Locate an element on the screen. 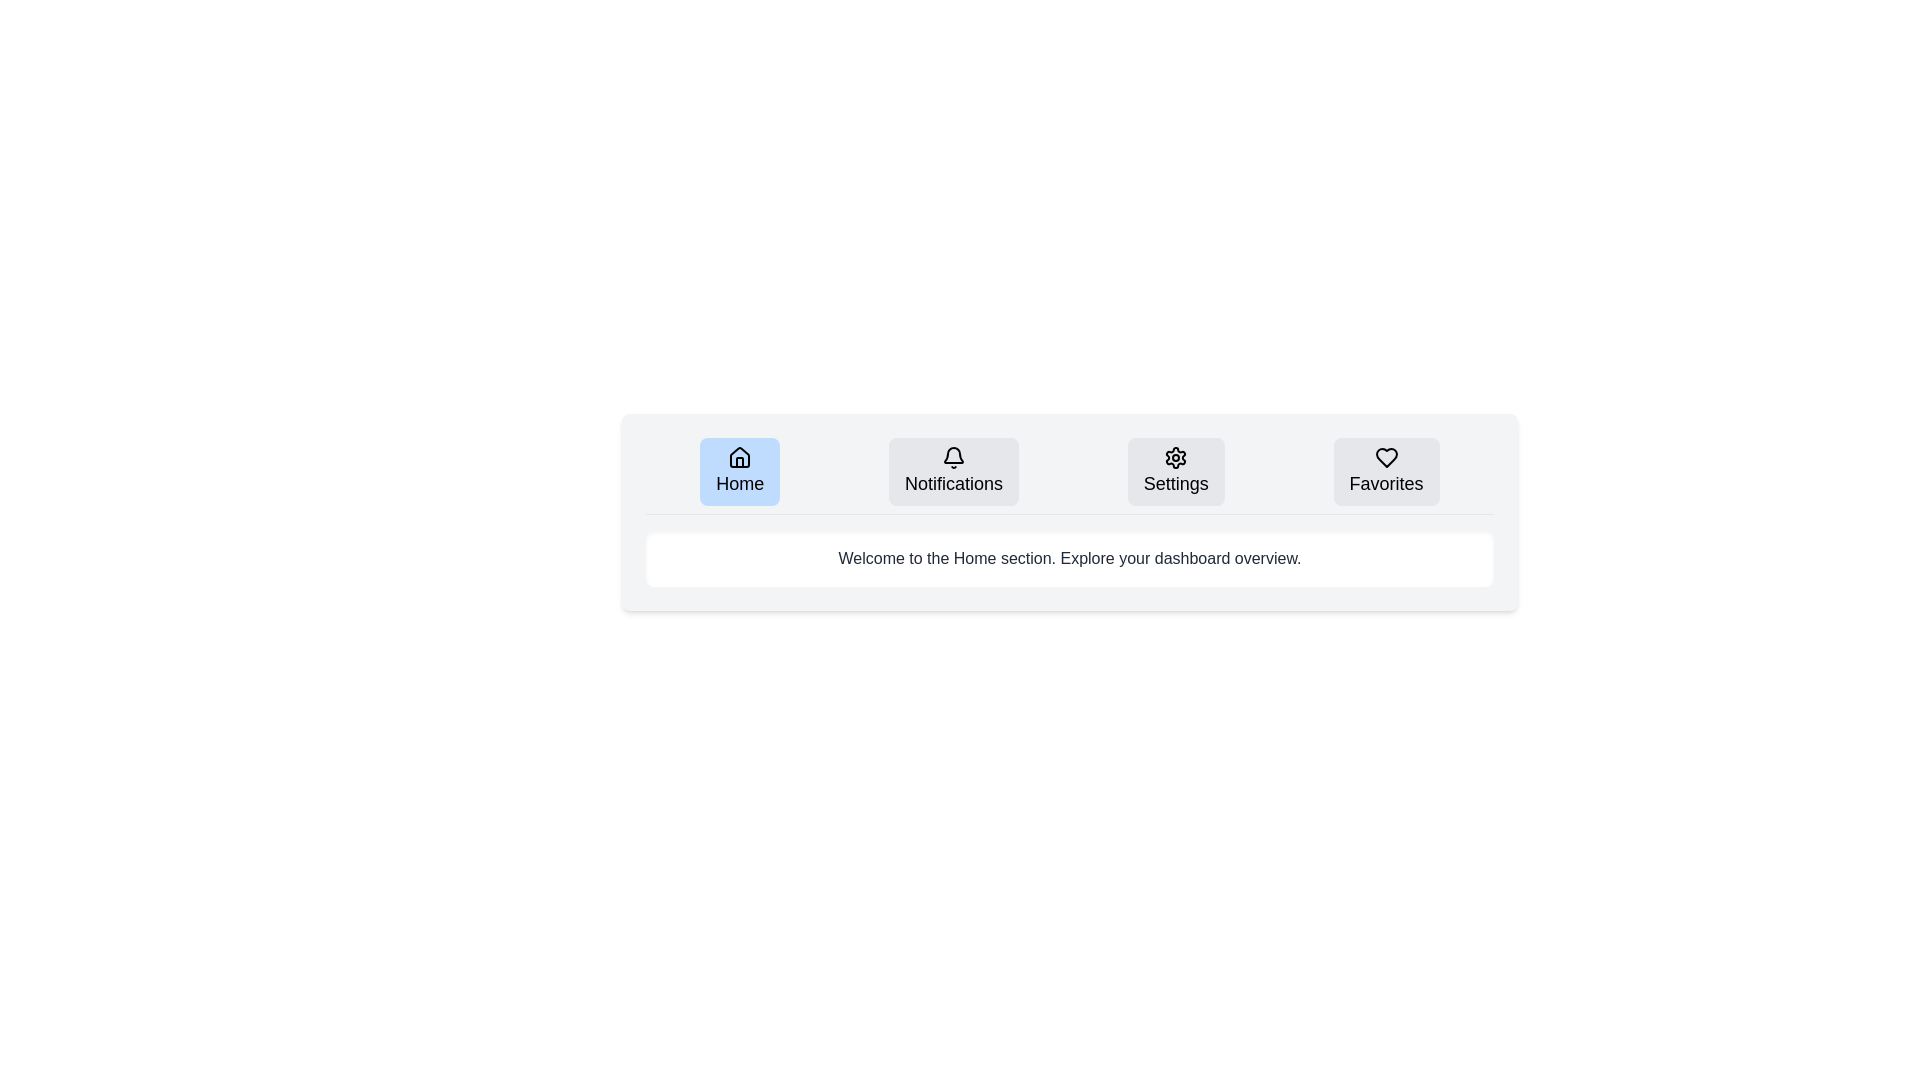 The height and width of the screenshot is (1080, 1920). the Settings section by clicking on the respective tab button is located at coordinates (1176, 471).